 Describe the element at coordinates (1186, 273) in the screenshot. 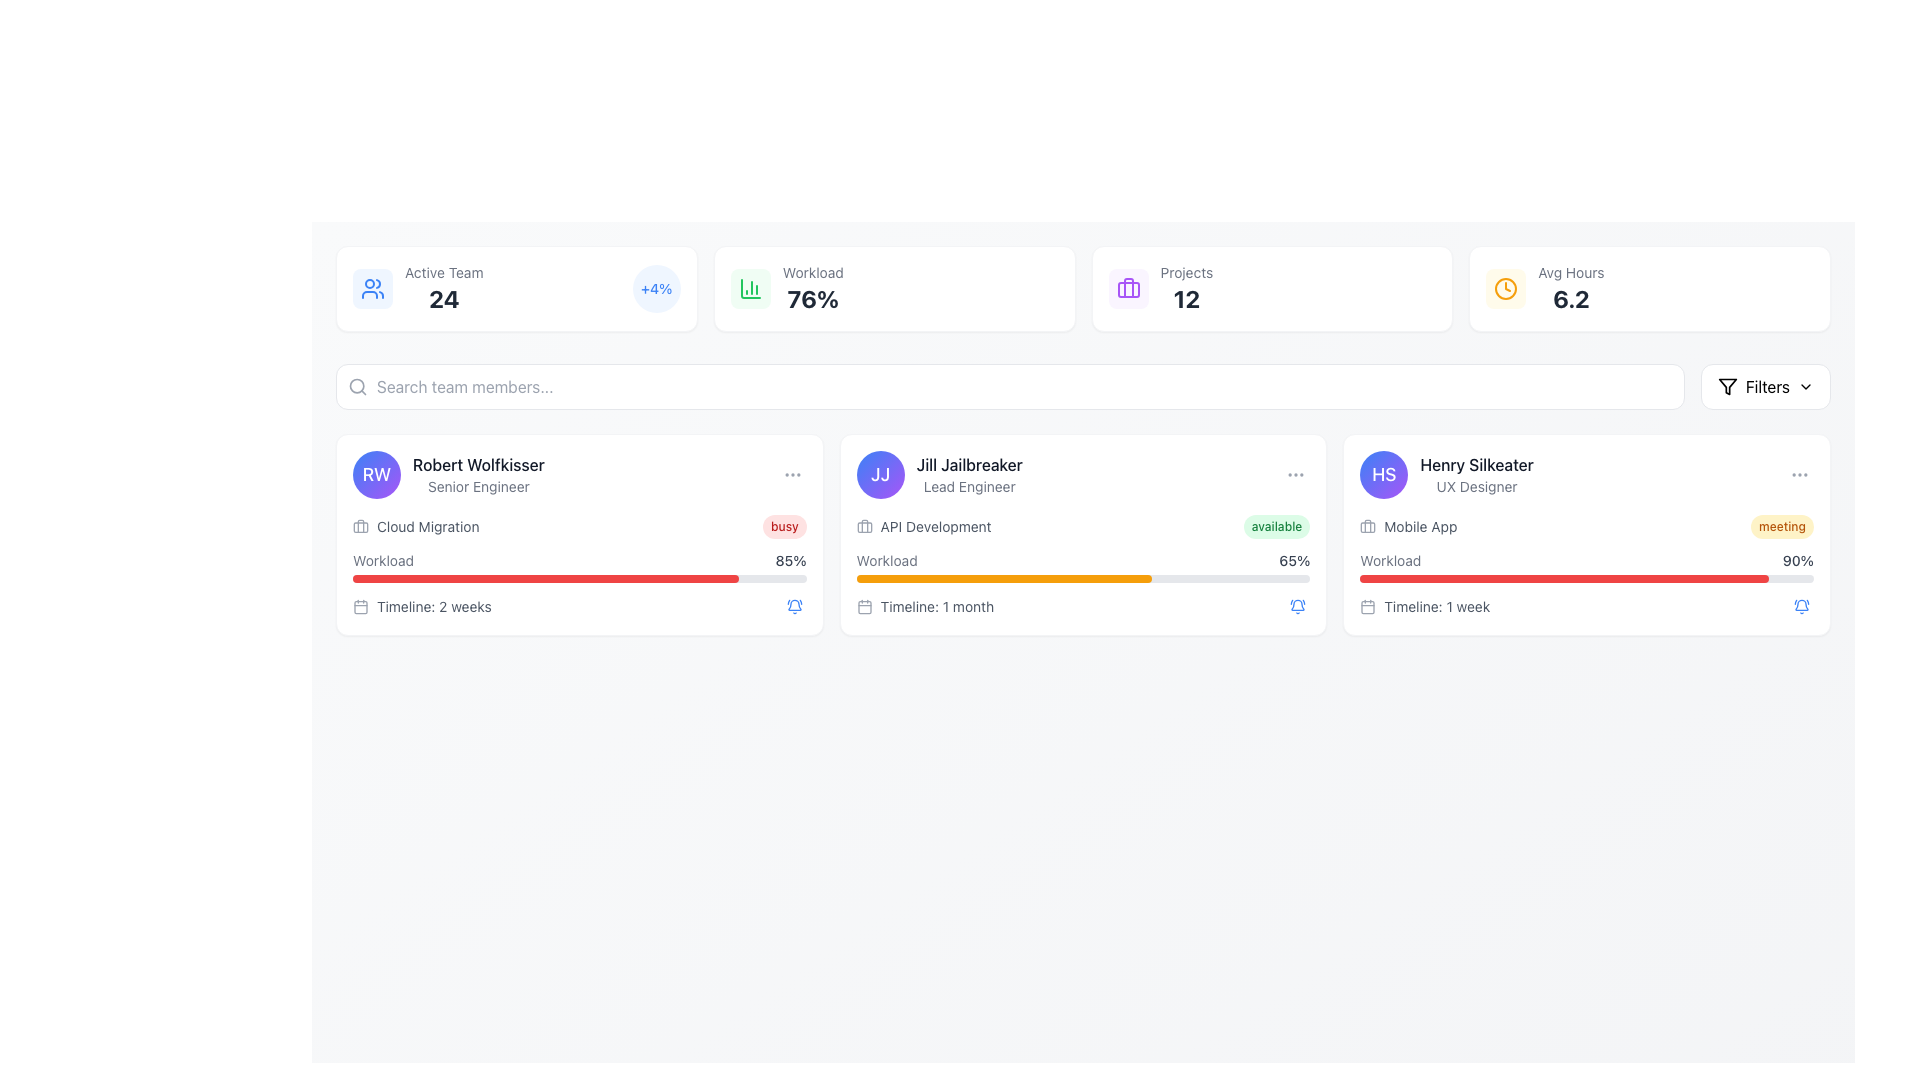

I see `the descriptive text label indicating the count of projects, positioned above the number '12' in the statistics panel` at that location.